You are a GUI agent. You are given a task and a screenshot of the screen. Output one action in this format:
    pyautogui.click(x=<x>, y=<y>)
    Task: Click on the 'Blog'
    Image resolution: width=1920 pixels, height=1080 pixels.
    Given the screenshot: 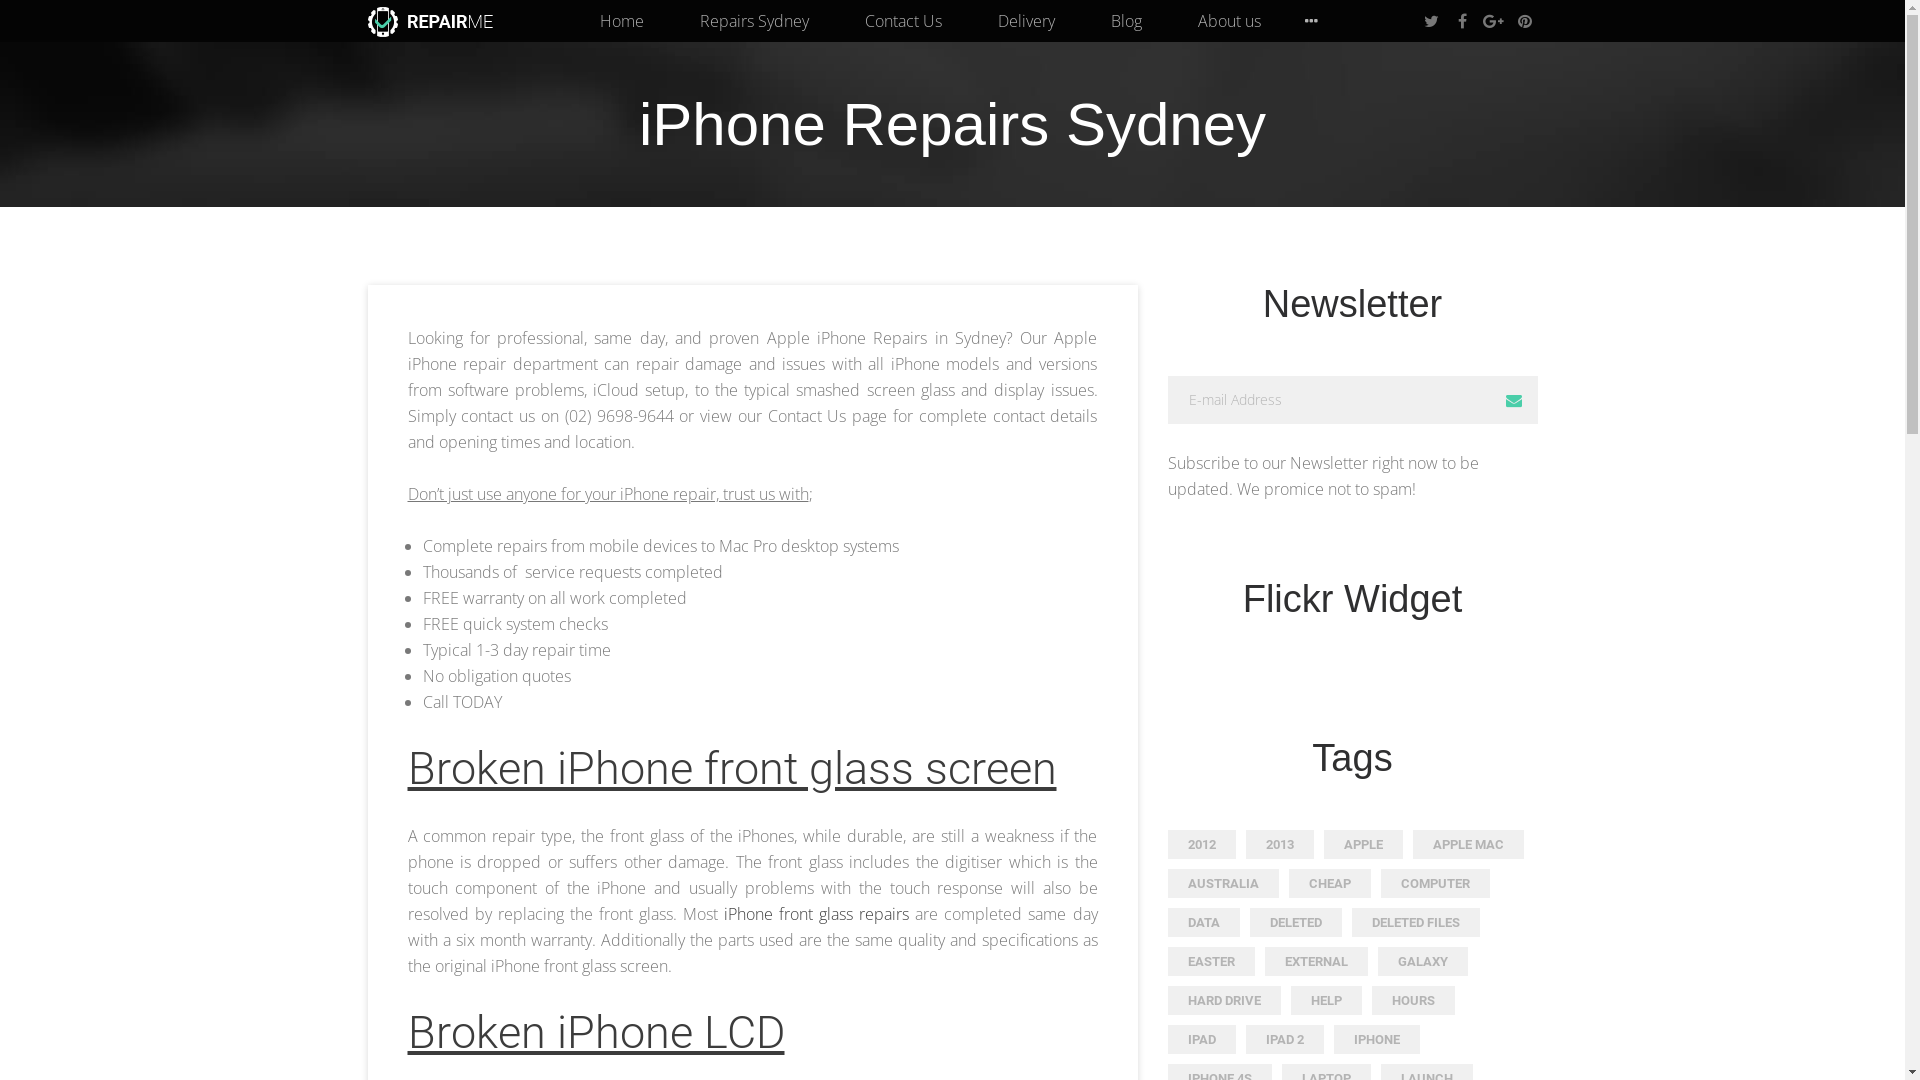 What is the action you would take?
    pyautogui.click(x=1125, y=20)
    